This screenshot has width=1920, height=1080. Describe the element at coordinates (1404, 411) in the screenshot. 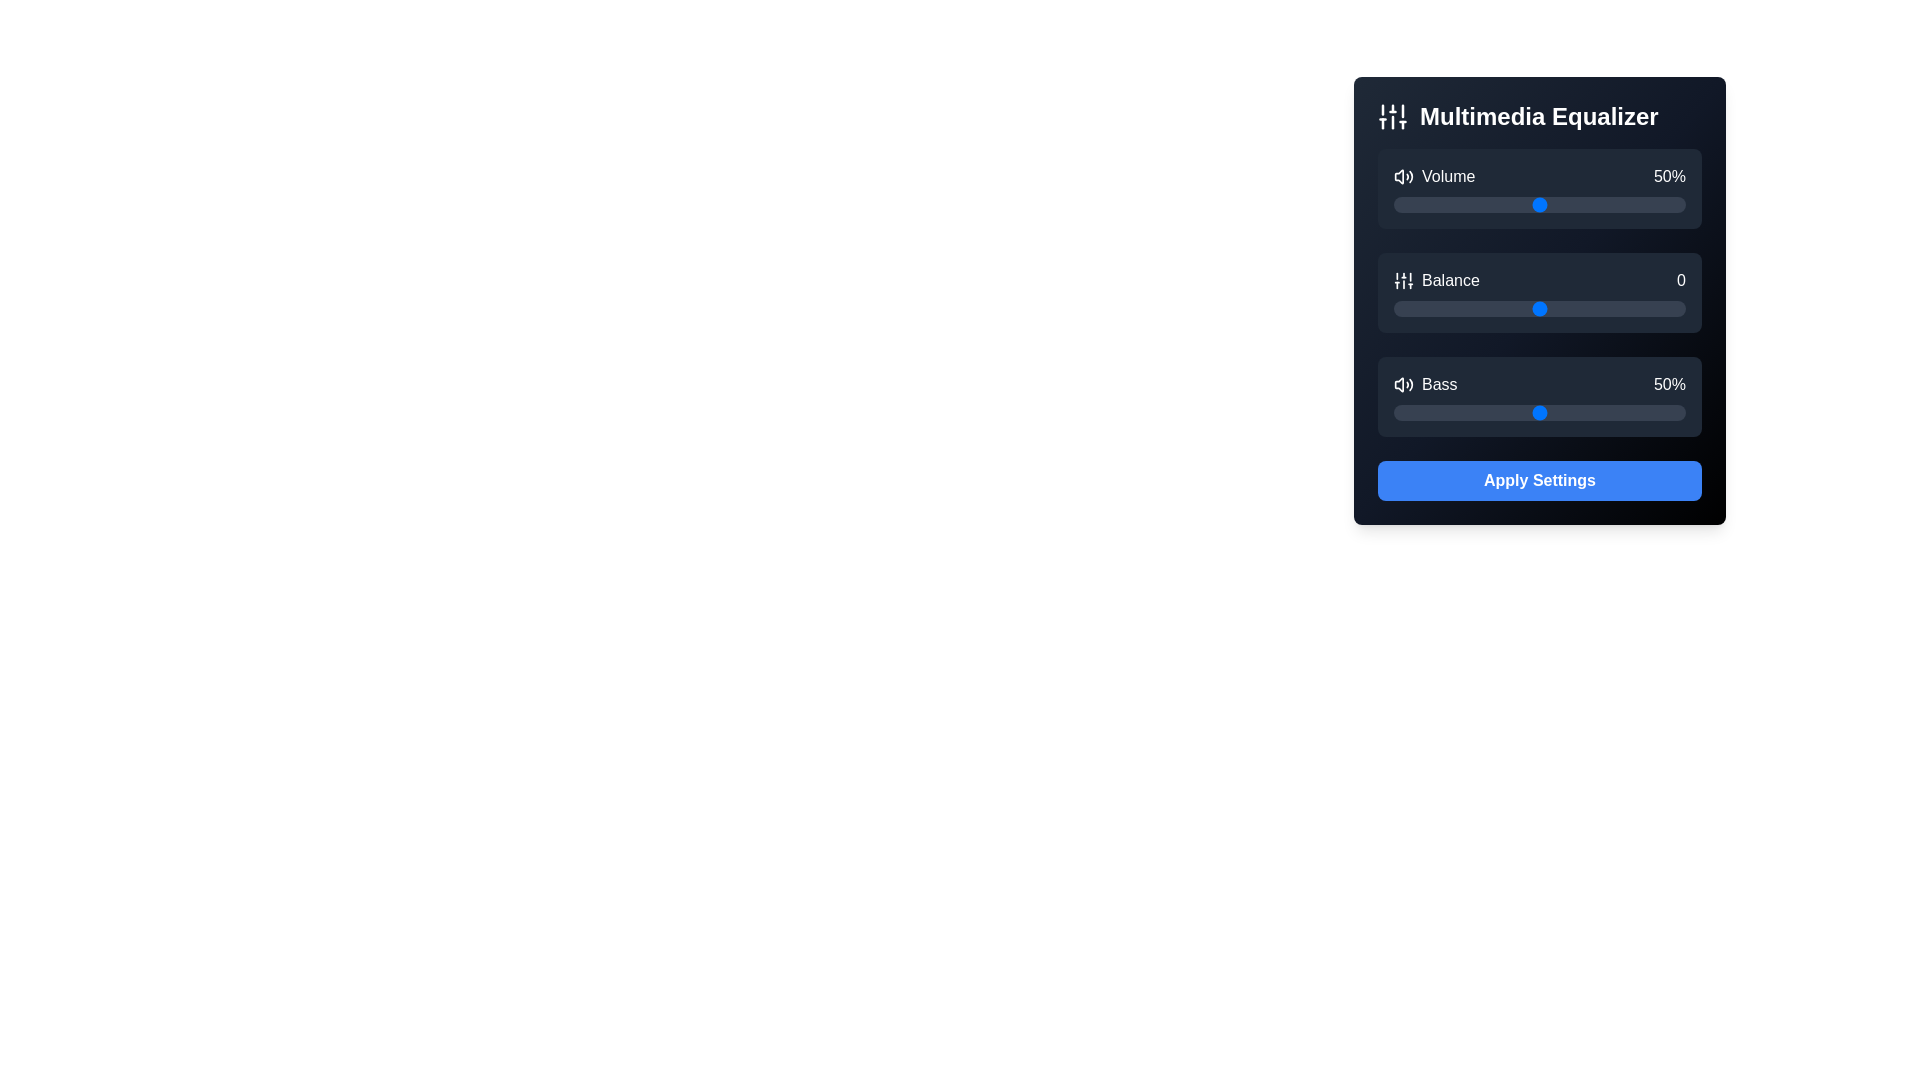

I see `bass level` at that location.